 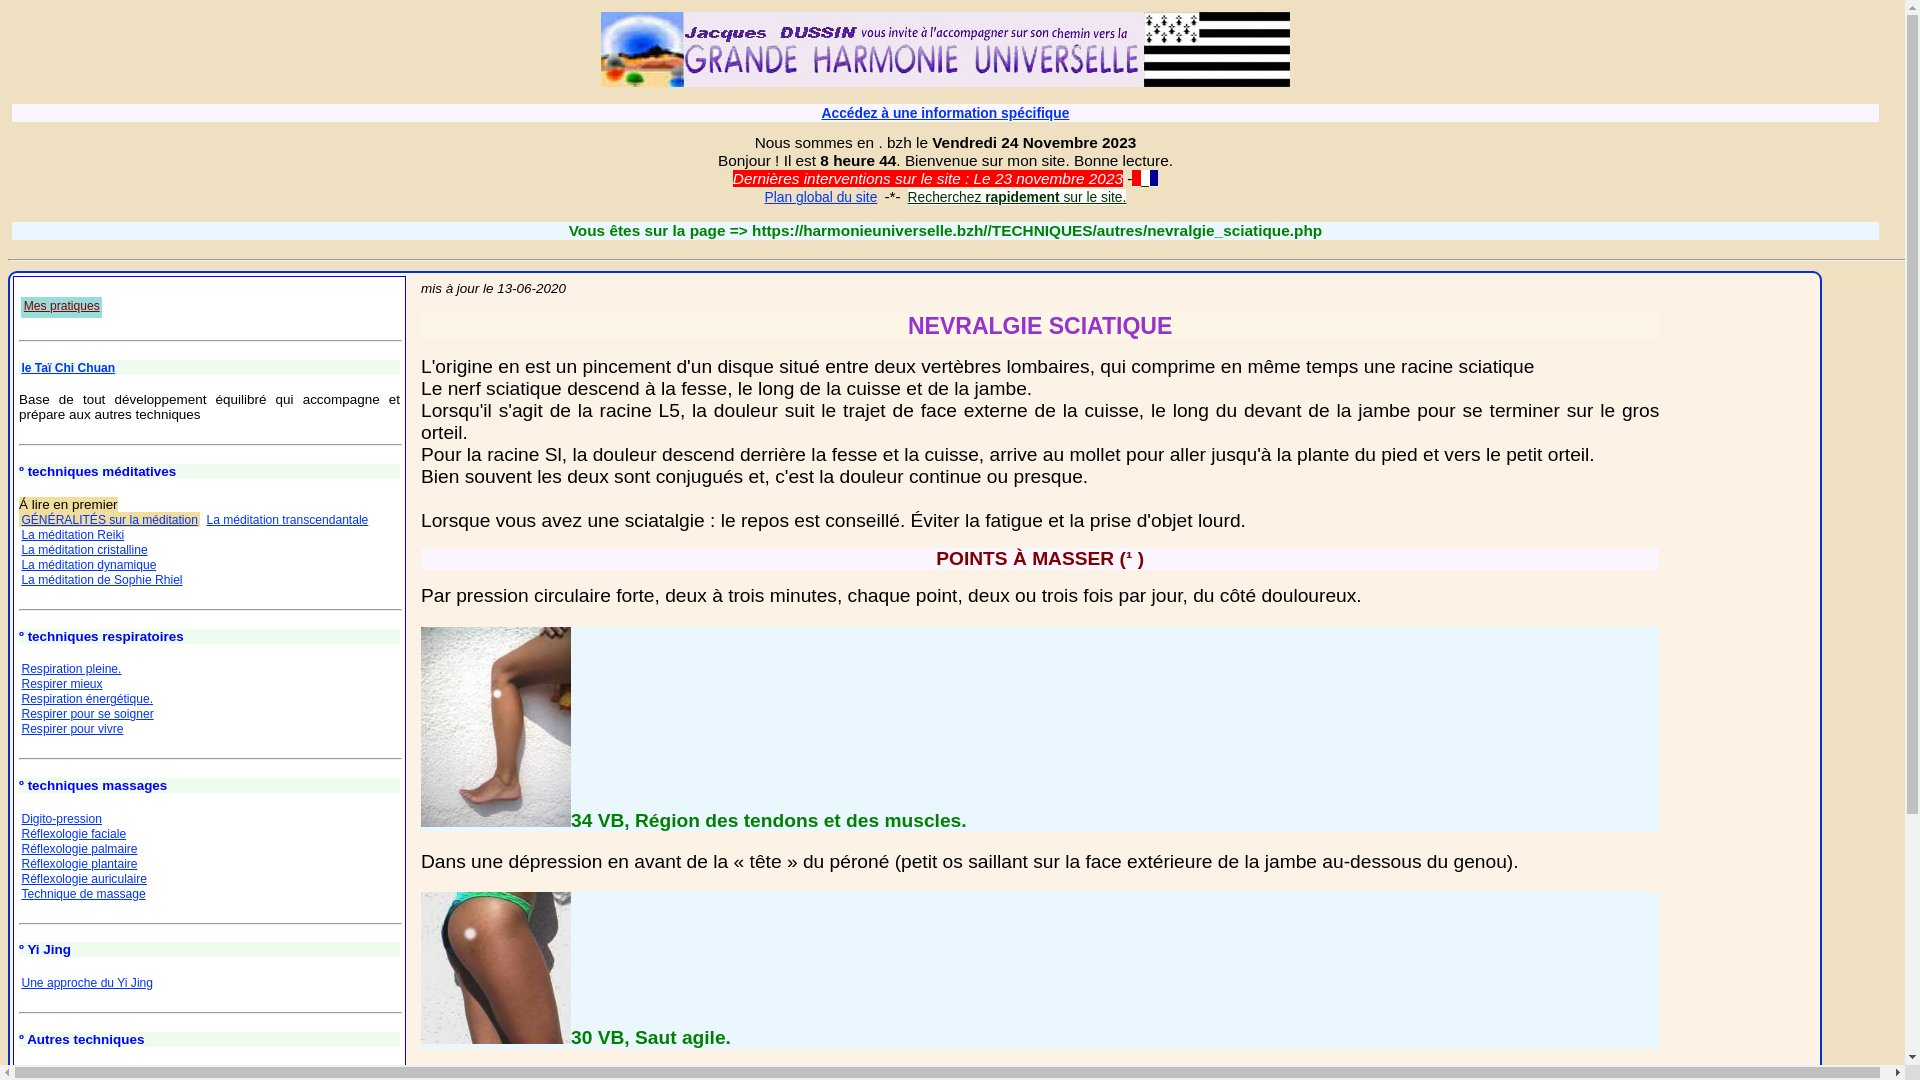 What do you see at coordinates (61, 307) in the screenshot?
I see `'Mes pratiques'` at bounding box center [61, 307].